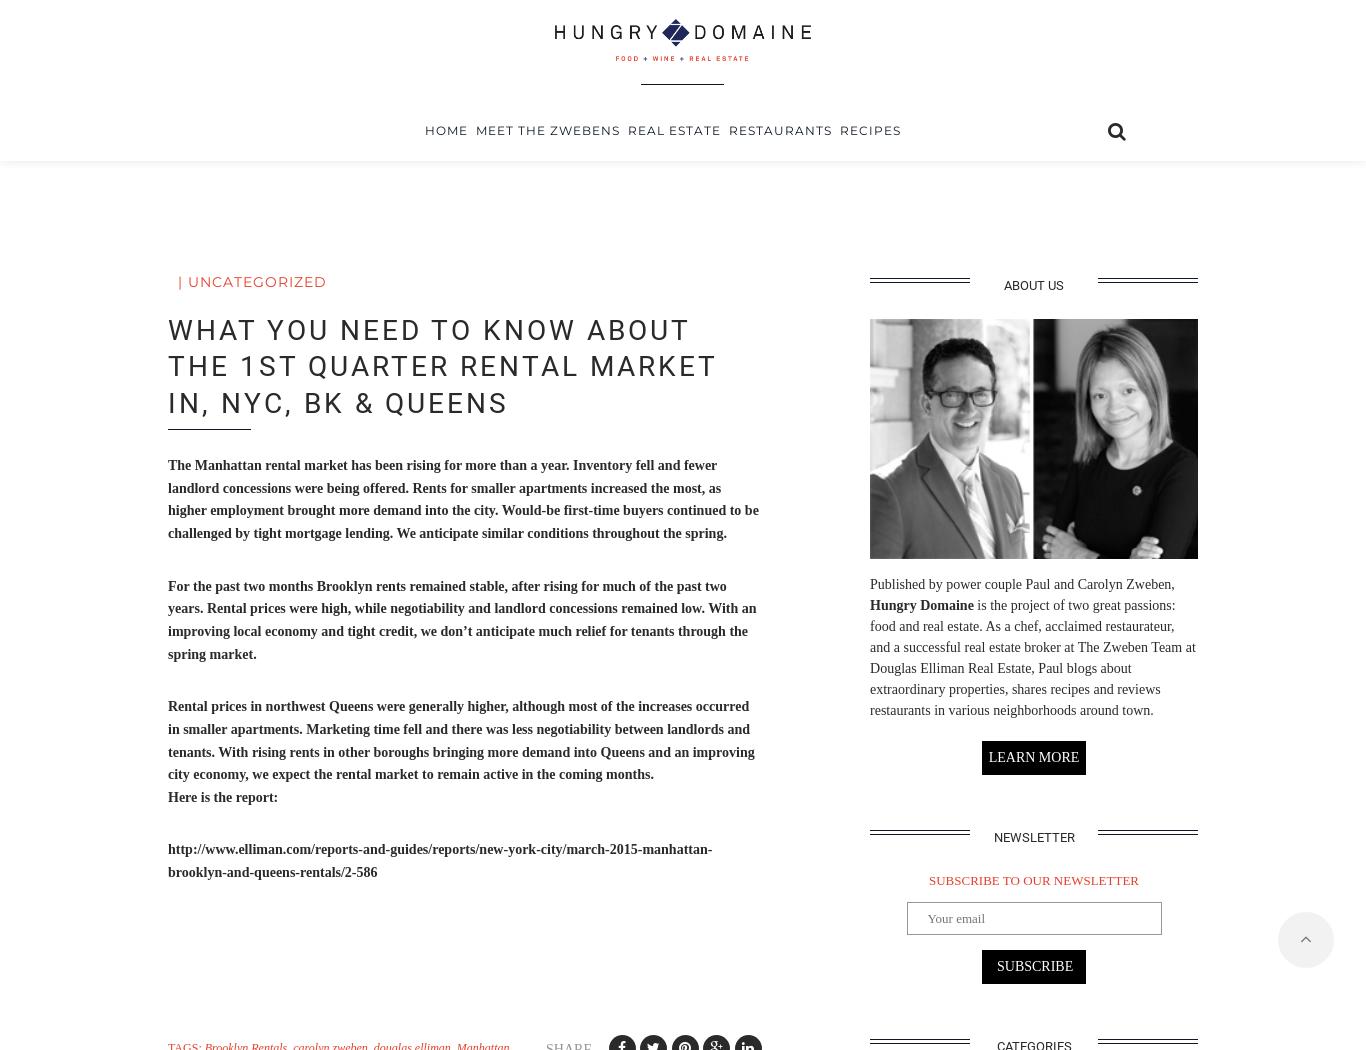  I want to click on 'is the project of two great passions: food and real estate. As a chef, acclaimed restaurateur, and a successful real estate broker at The Zweben Team at Douglas Elliman Real Estate, Paul blogs about extraordinary properties, shares recipes and reviews restaurants in various neighborhoods around town.', so click(869, 655).